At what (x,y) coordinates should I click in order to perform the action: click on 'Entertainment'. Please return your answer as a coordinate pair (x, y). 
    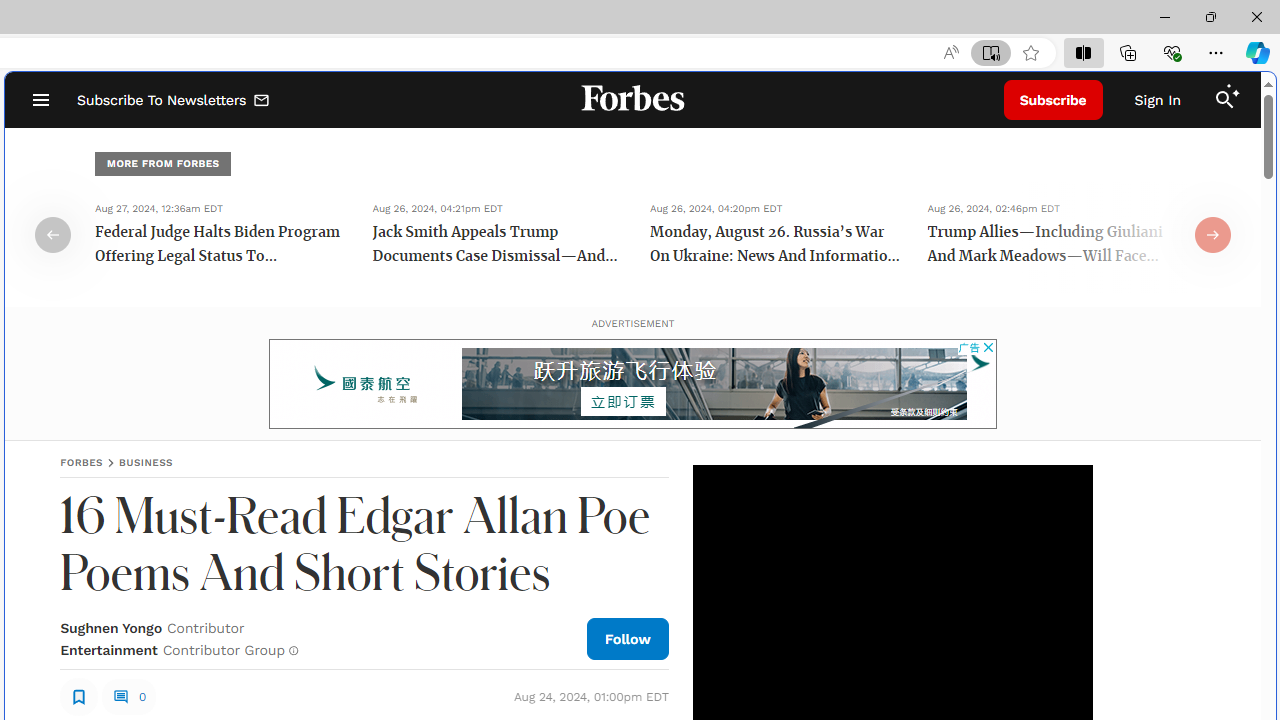
    Looking at the image, I should click on (107, 650).